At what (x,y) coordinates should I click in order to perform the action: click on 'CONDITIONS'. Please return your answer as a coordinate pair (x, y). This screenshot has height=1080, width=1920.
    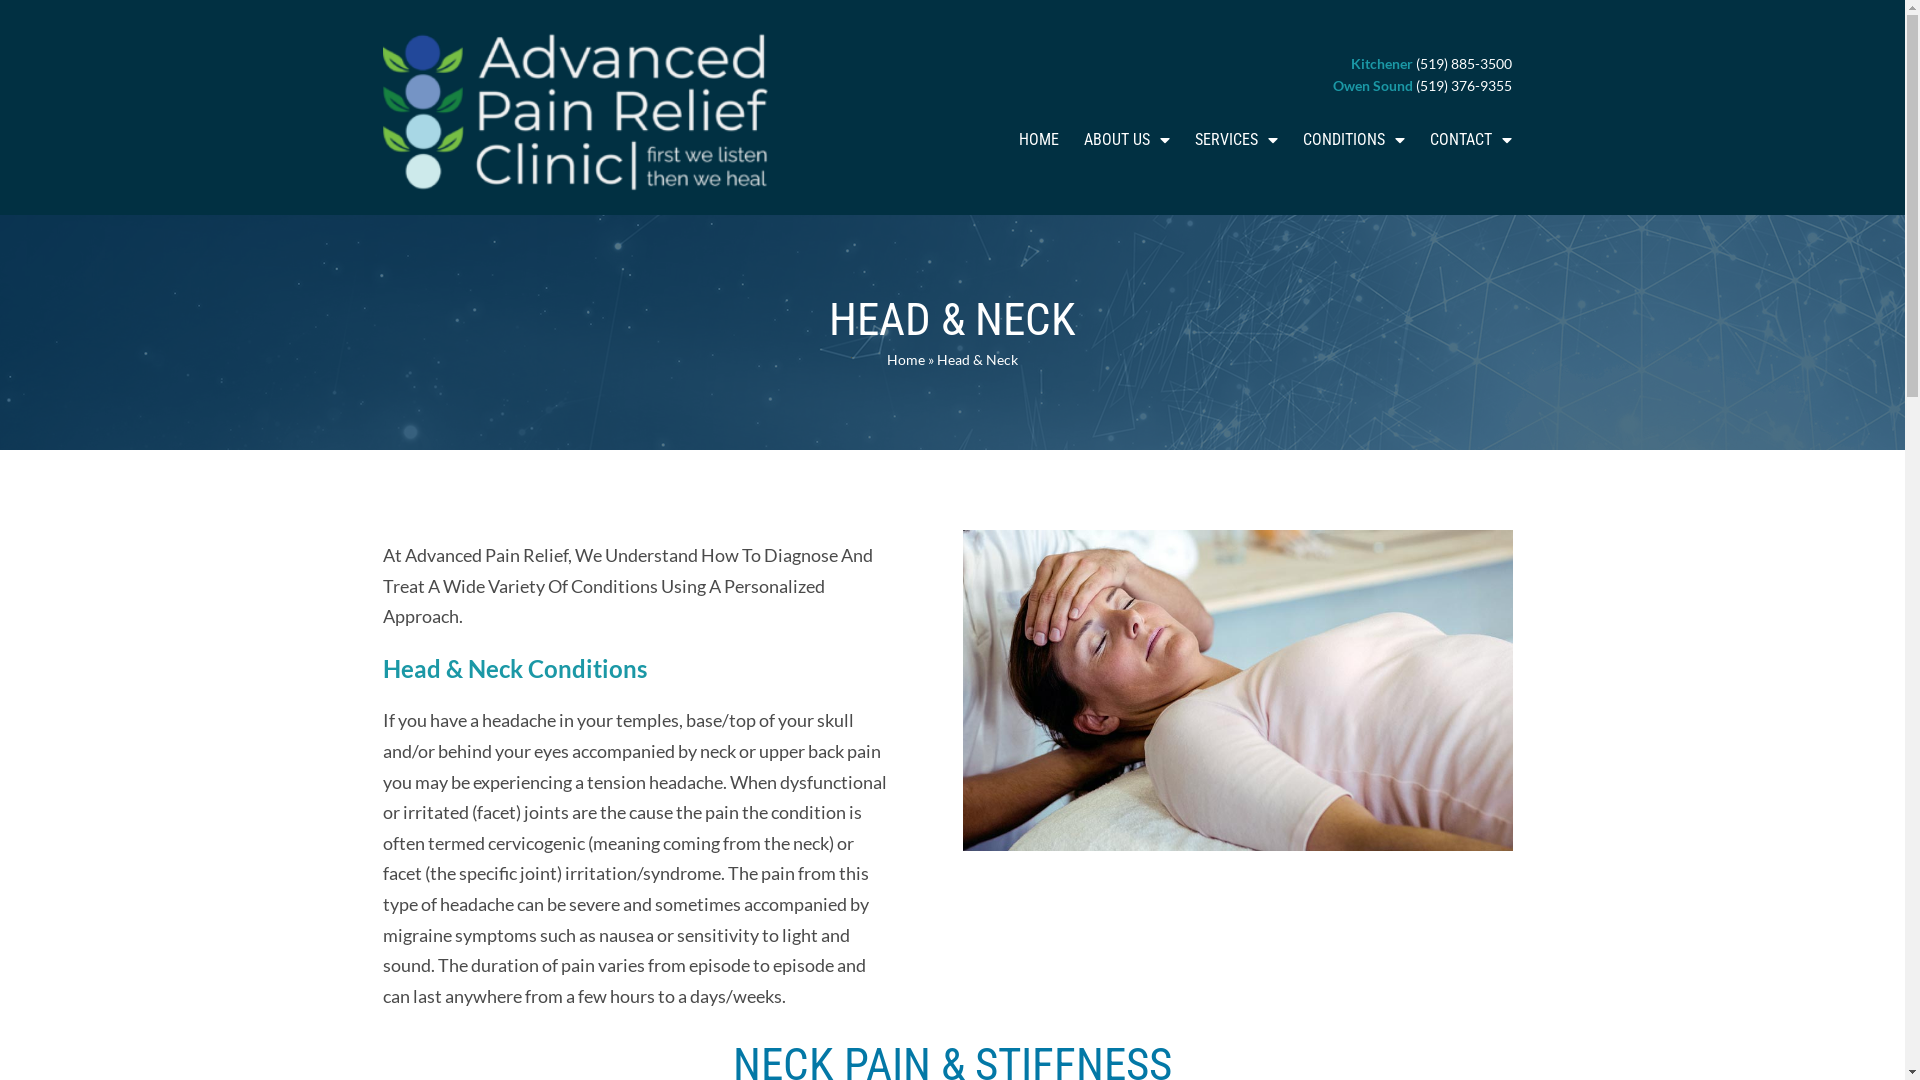
    Looking at the image, I should click on (1302, 137).